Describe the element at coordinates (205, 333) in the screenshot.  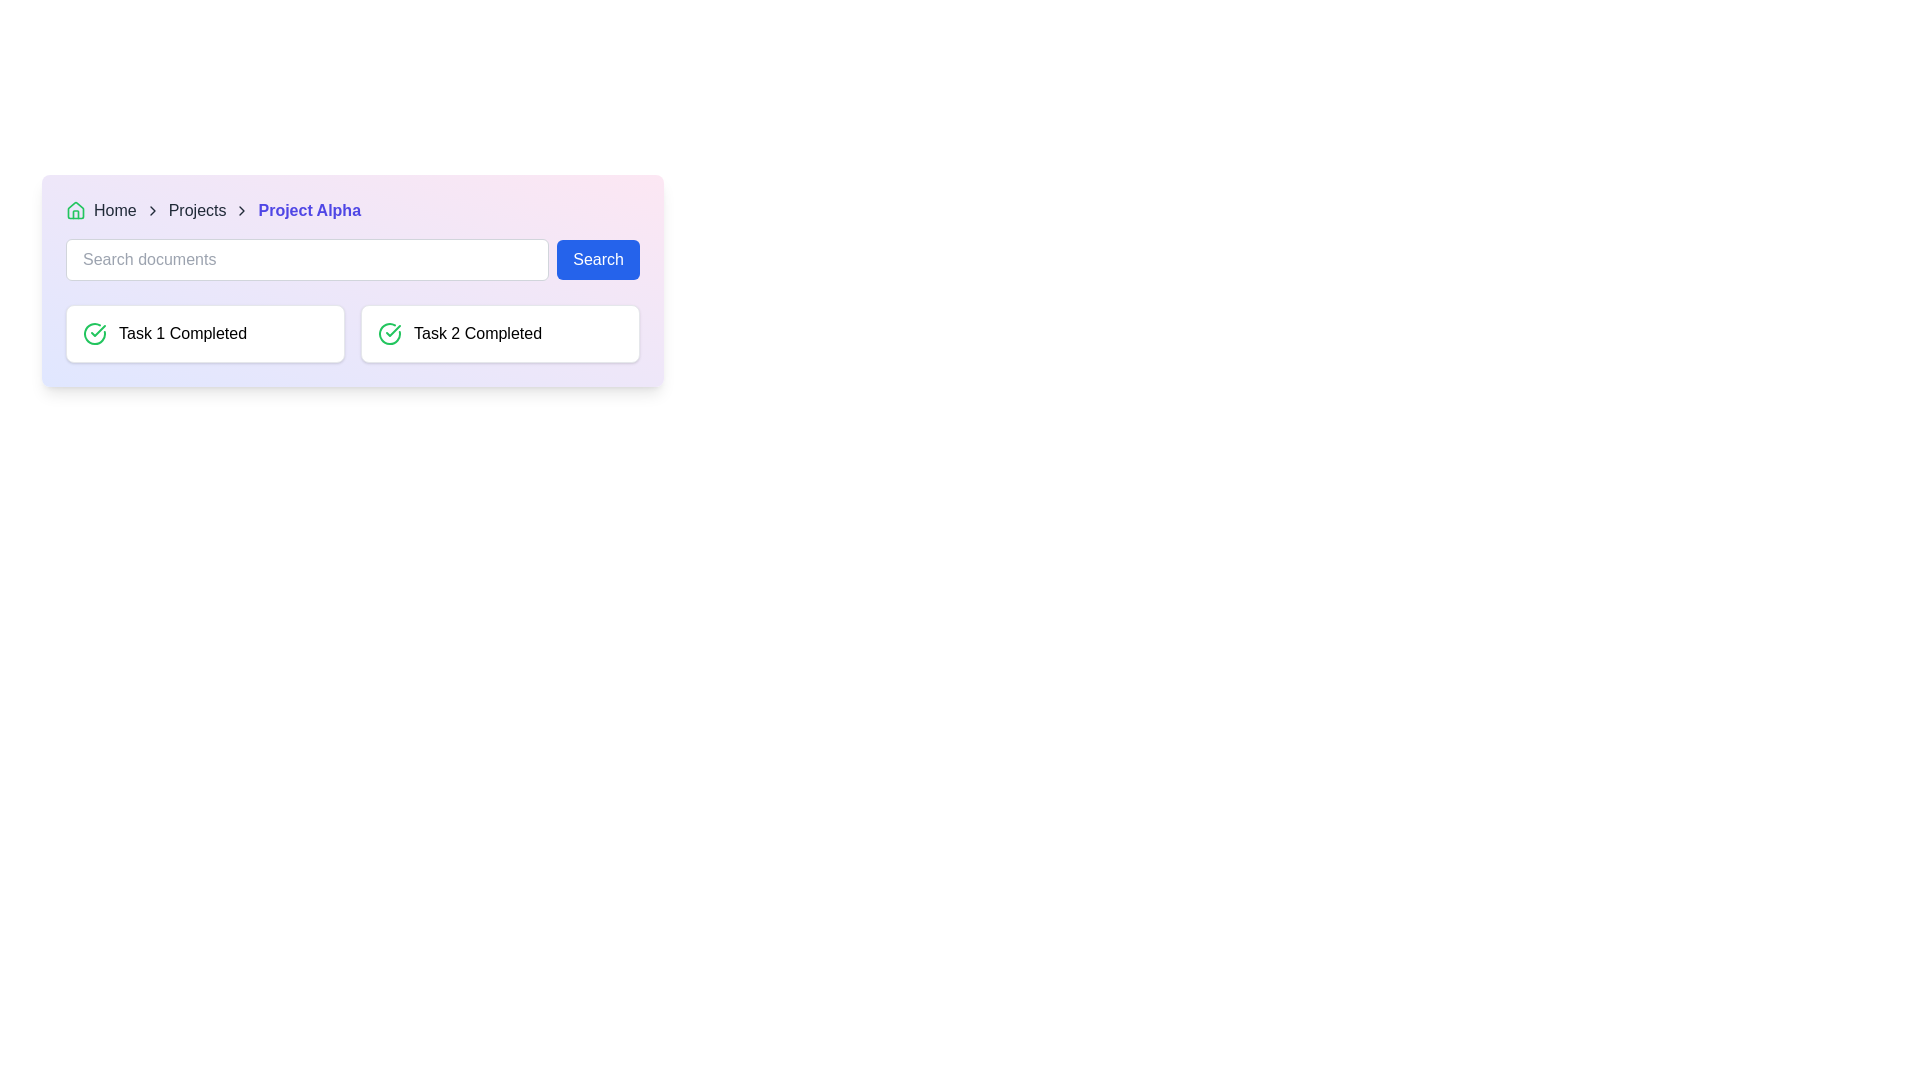
I see `the informative card panel that displays 'Task 1 Completed', which is located in the left column below the search bar` at that location.